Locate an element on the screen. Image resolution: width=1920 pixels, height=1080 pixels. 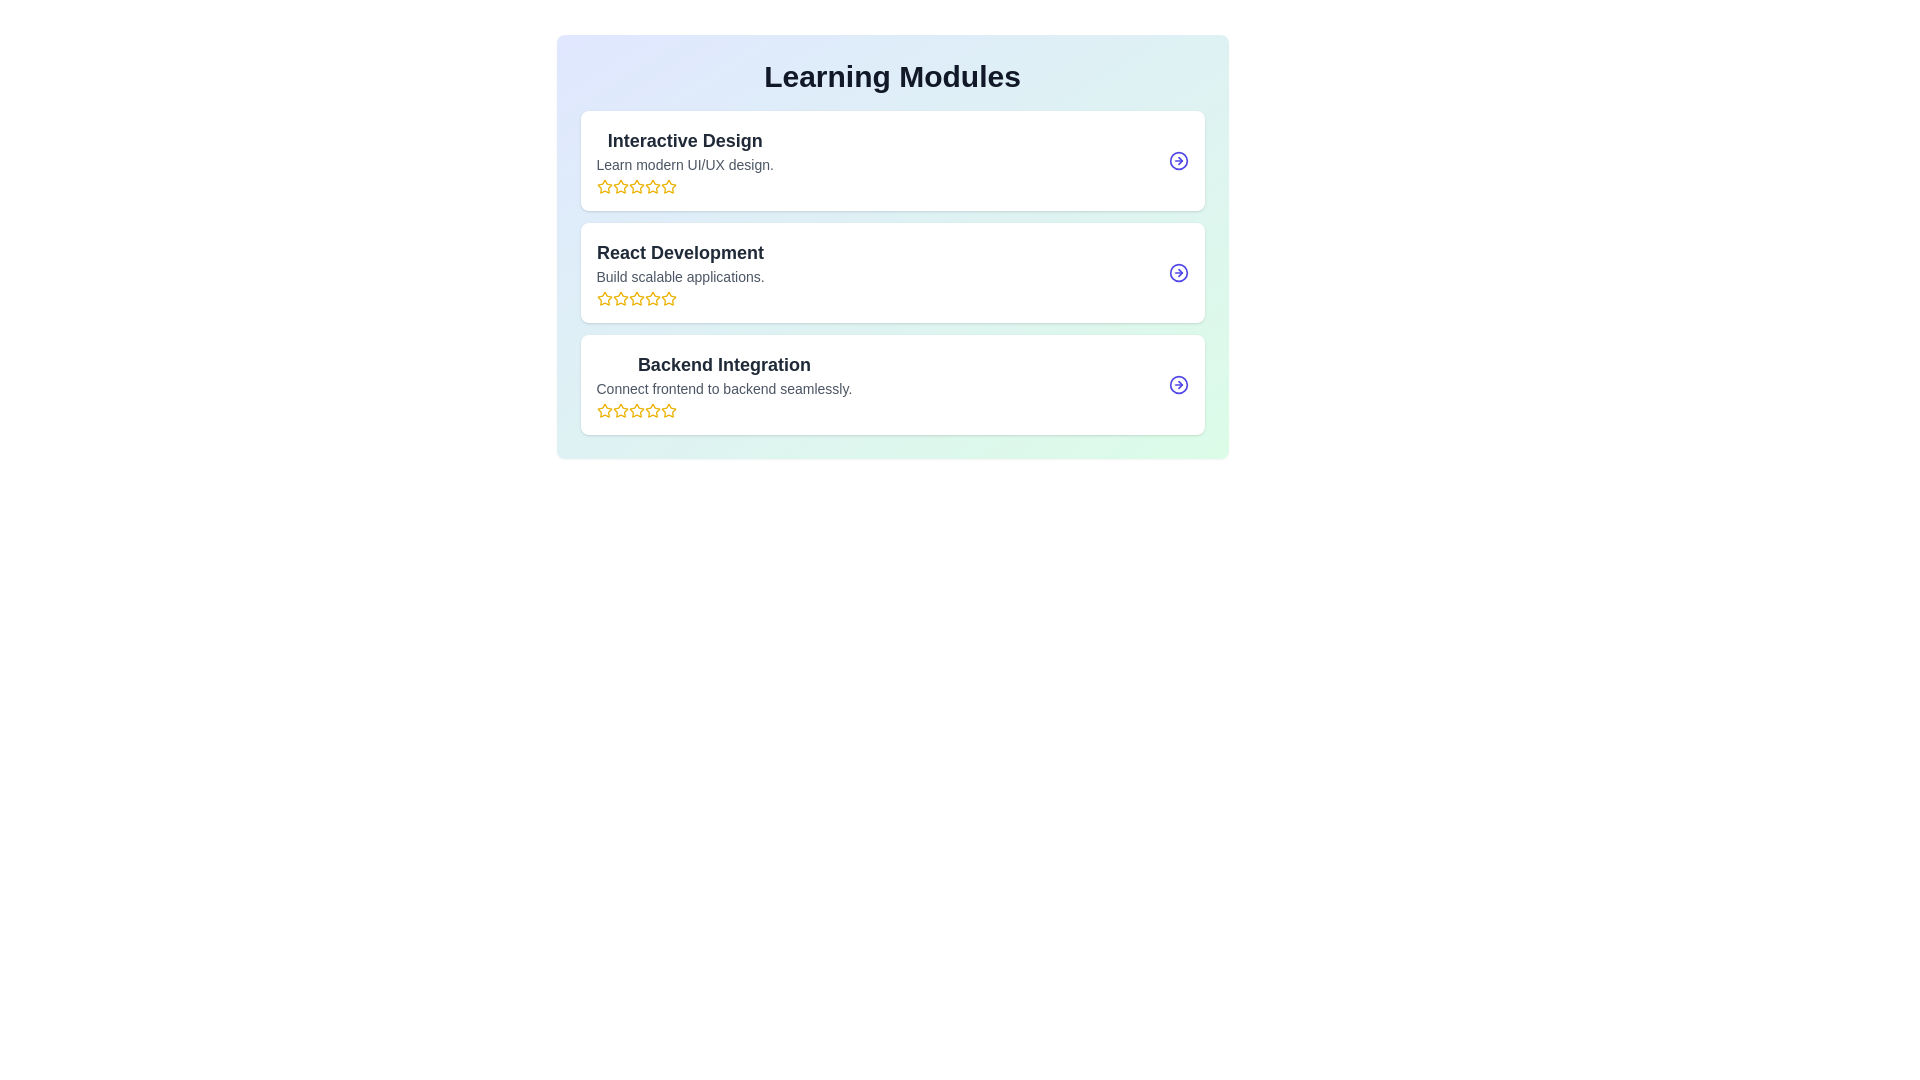
the arrow button of the React Development module to navigate to its detailed view is located at coordinates (1178, 273).